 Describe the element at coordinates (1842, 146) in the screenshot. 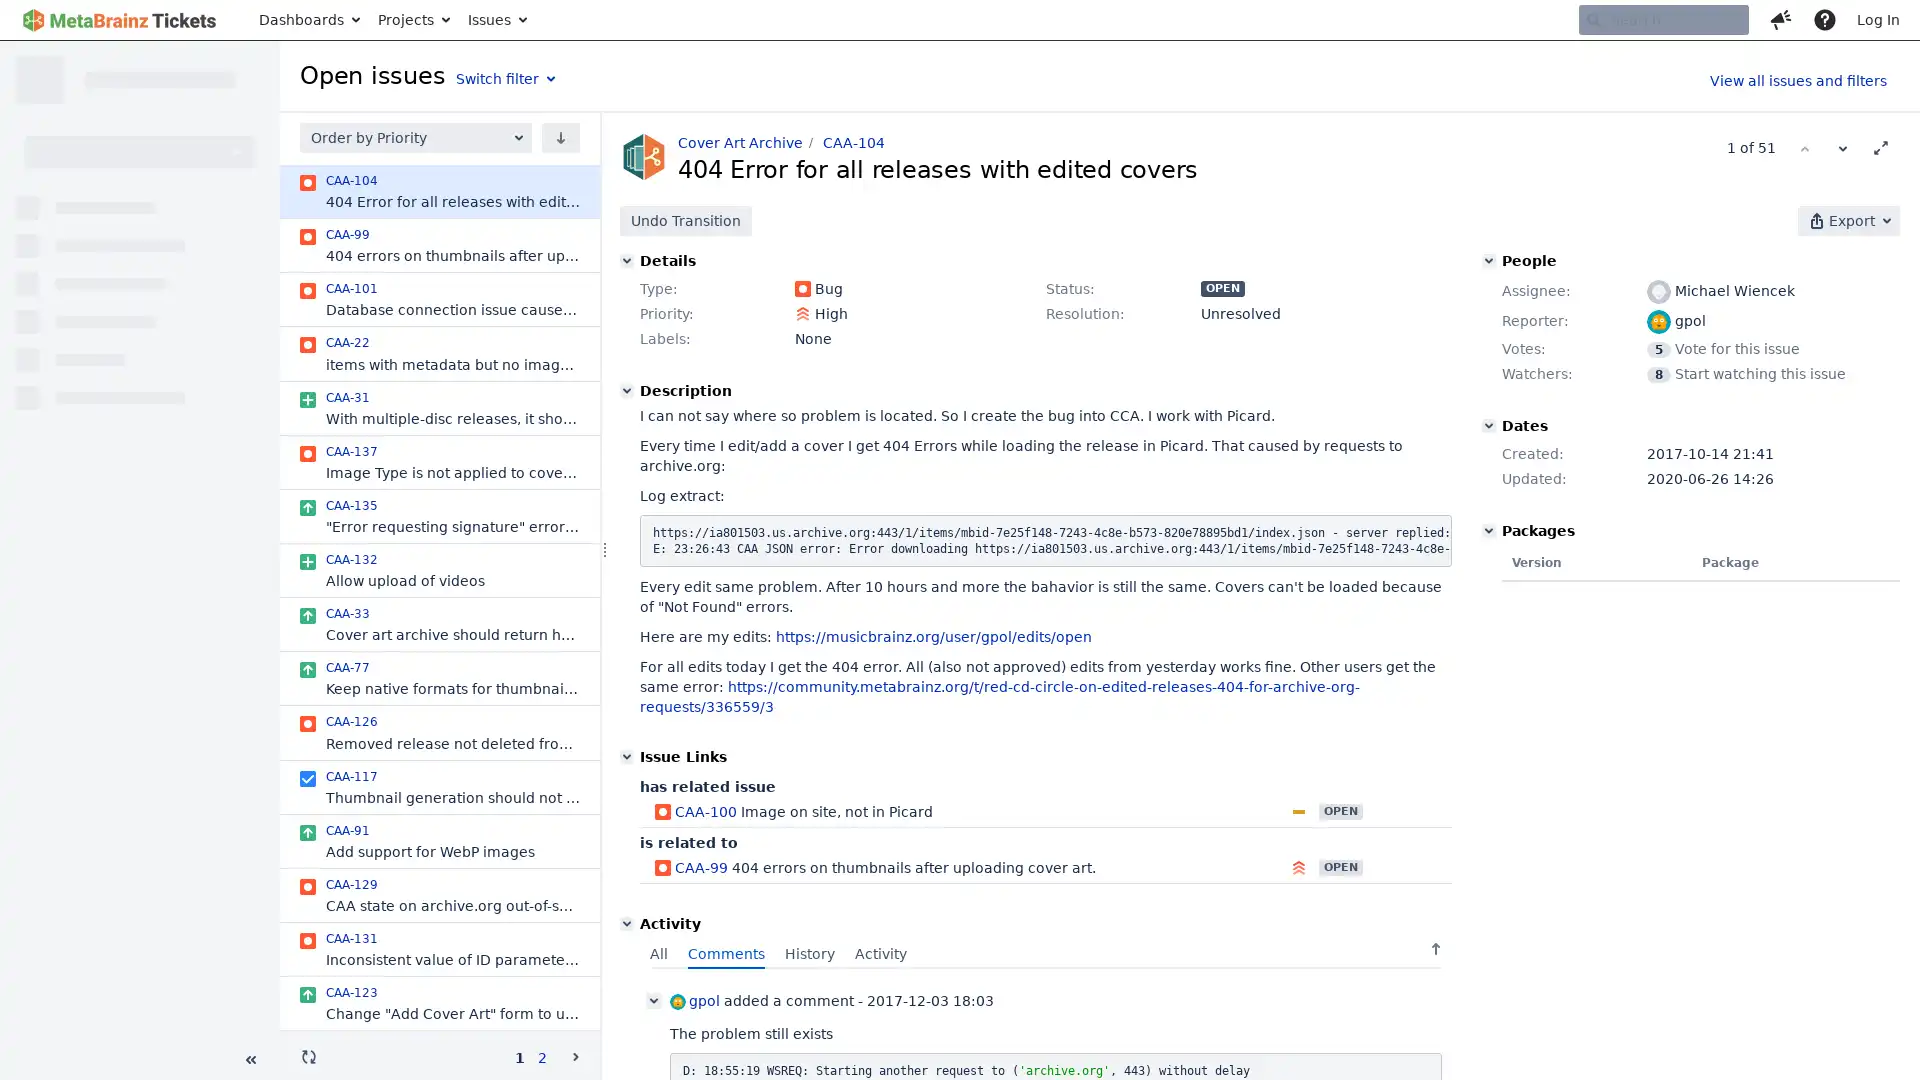

I see `Next Issue'CAA-99'` at that location.